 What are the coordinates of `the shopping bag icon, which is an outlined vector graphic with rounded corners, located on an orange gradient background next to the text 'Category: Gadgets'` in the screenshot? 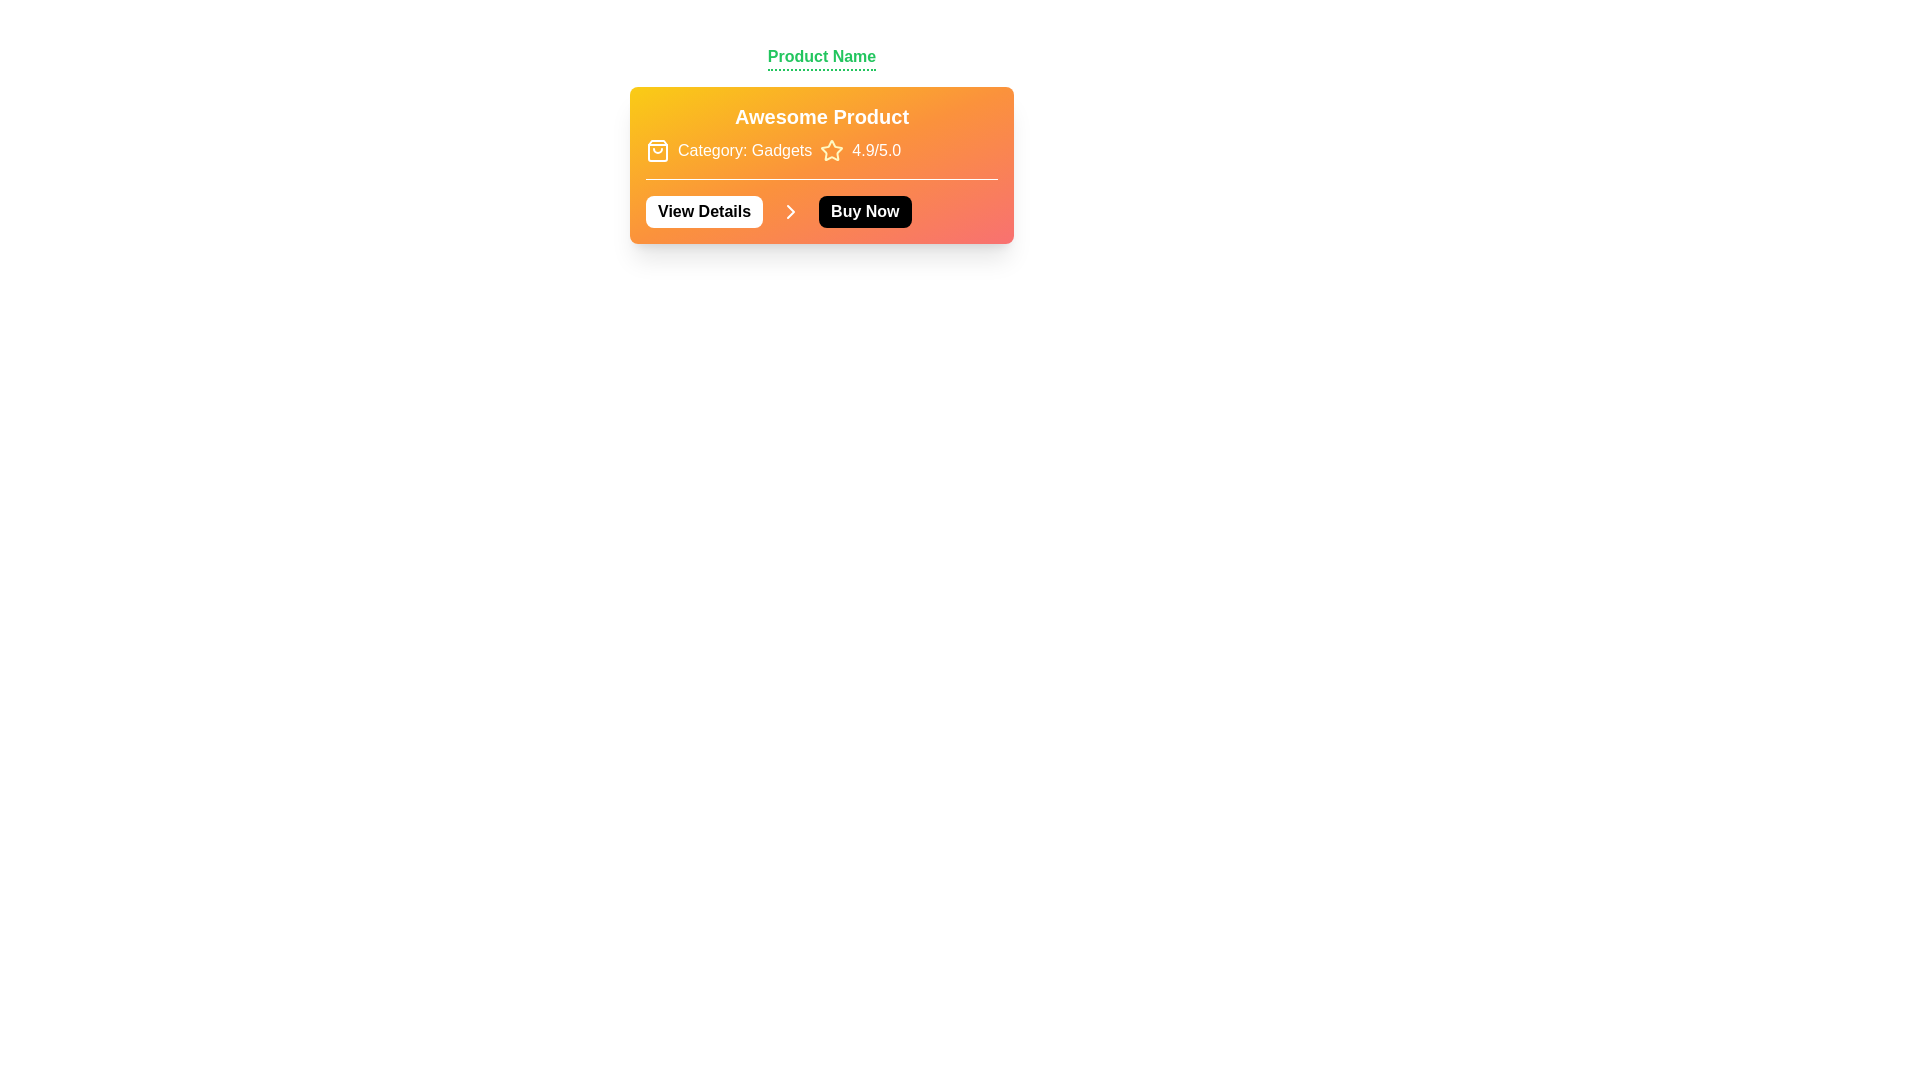 It's located at (657, 149).